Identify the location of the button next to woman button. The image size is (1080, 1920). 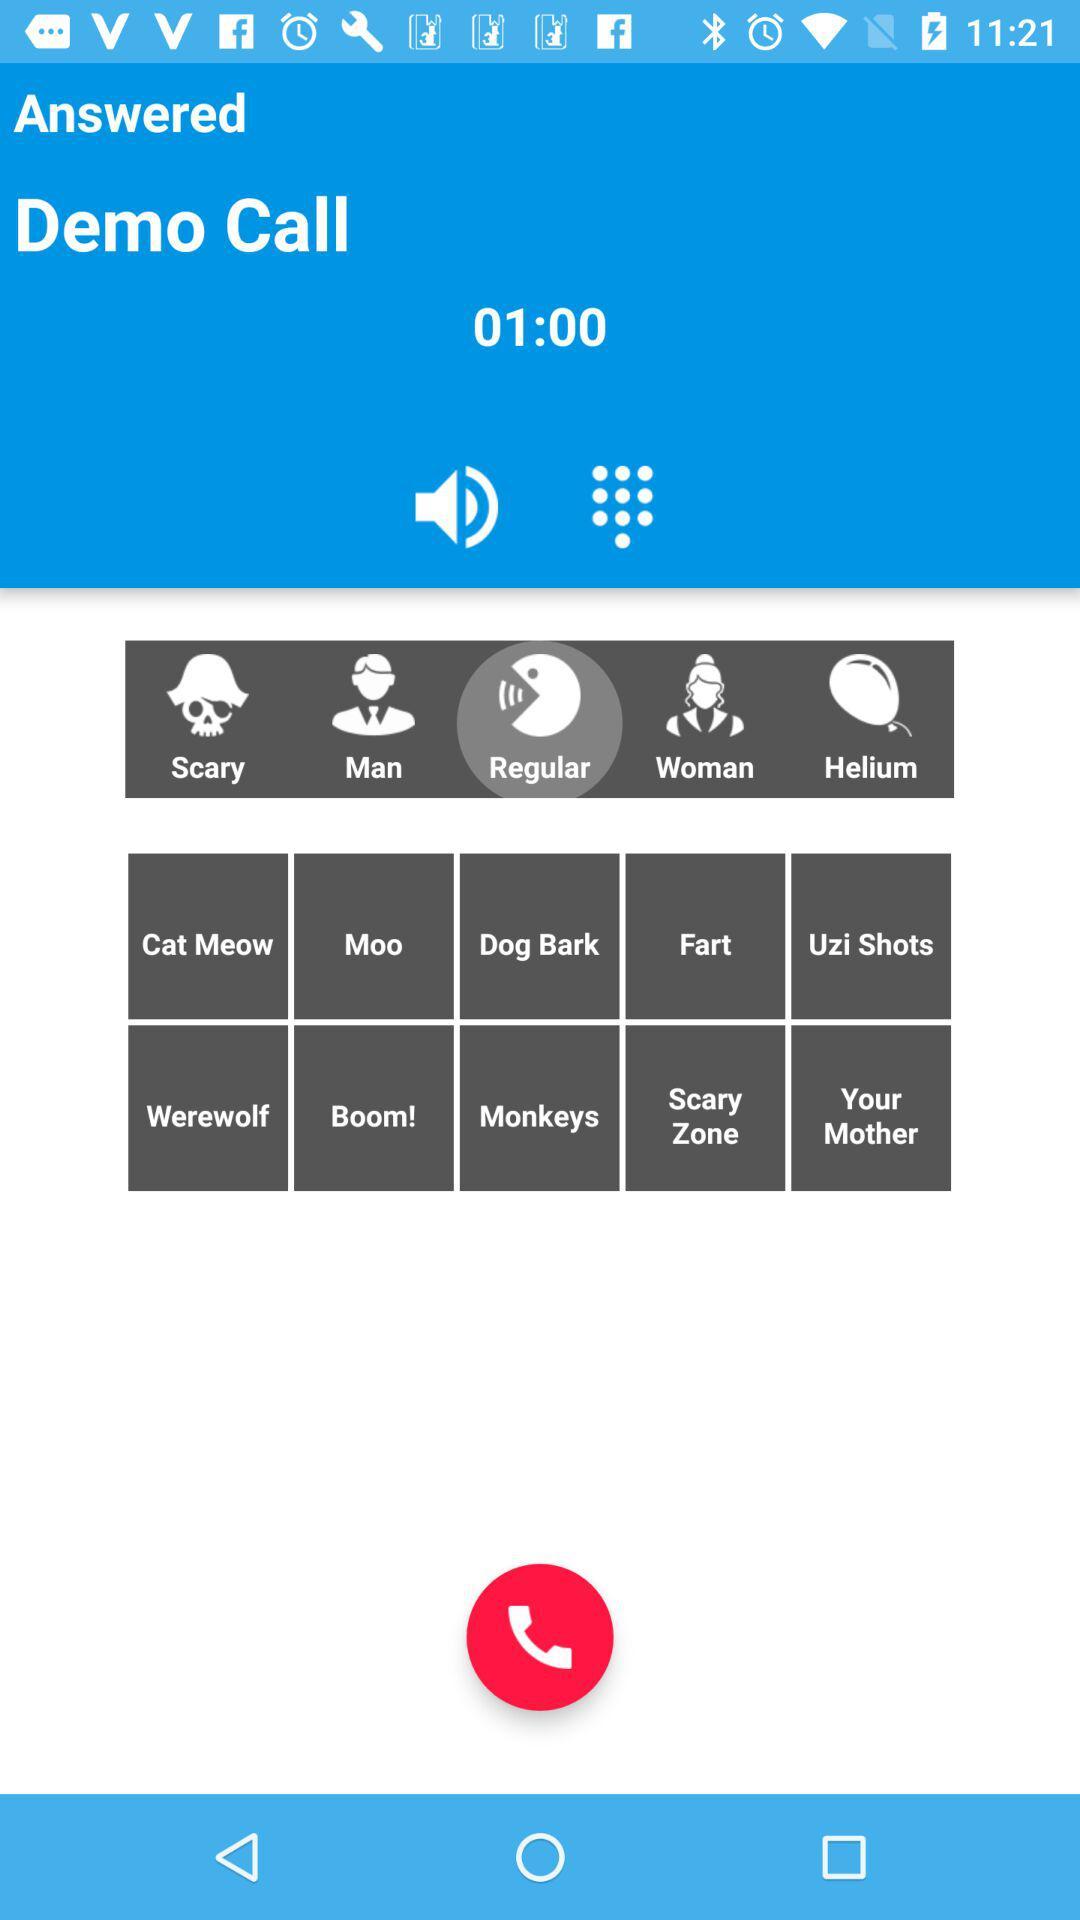
(870, 719).